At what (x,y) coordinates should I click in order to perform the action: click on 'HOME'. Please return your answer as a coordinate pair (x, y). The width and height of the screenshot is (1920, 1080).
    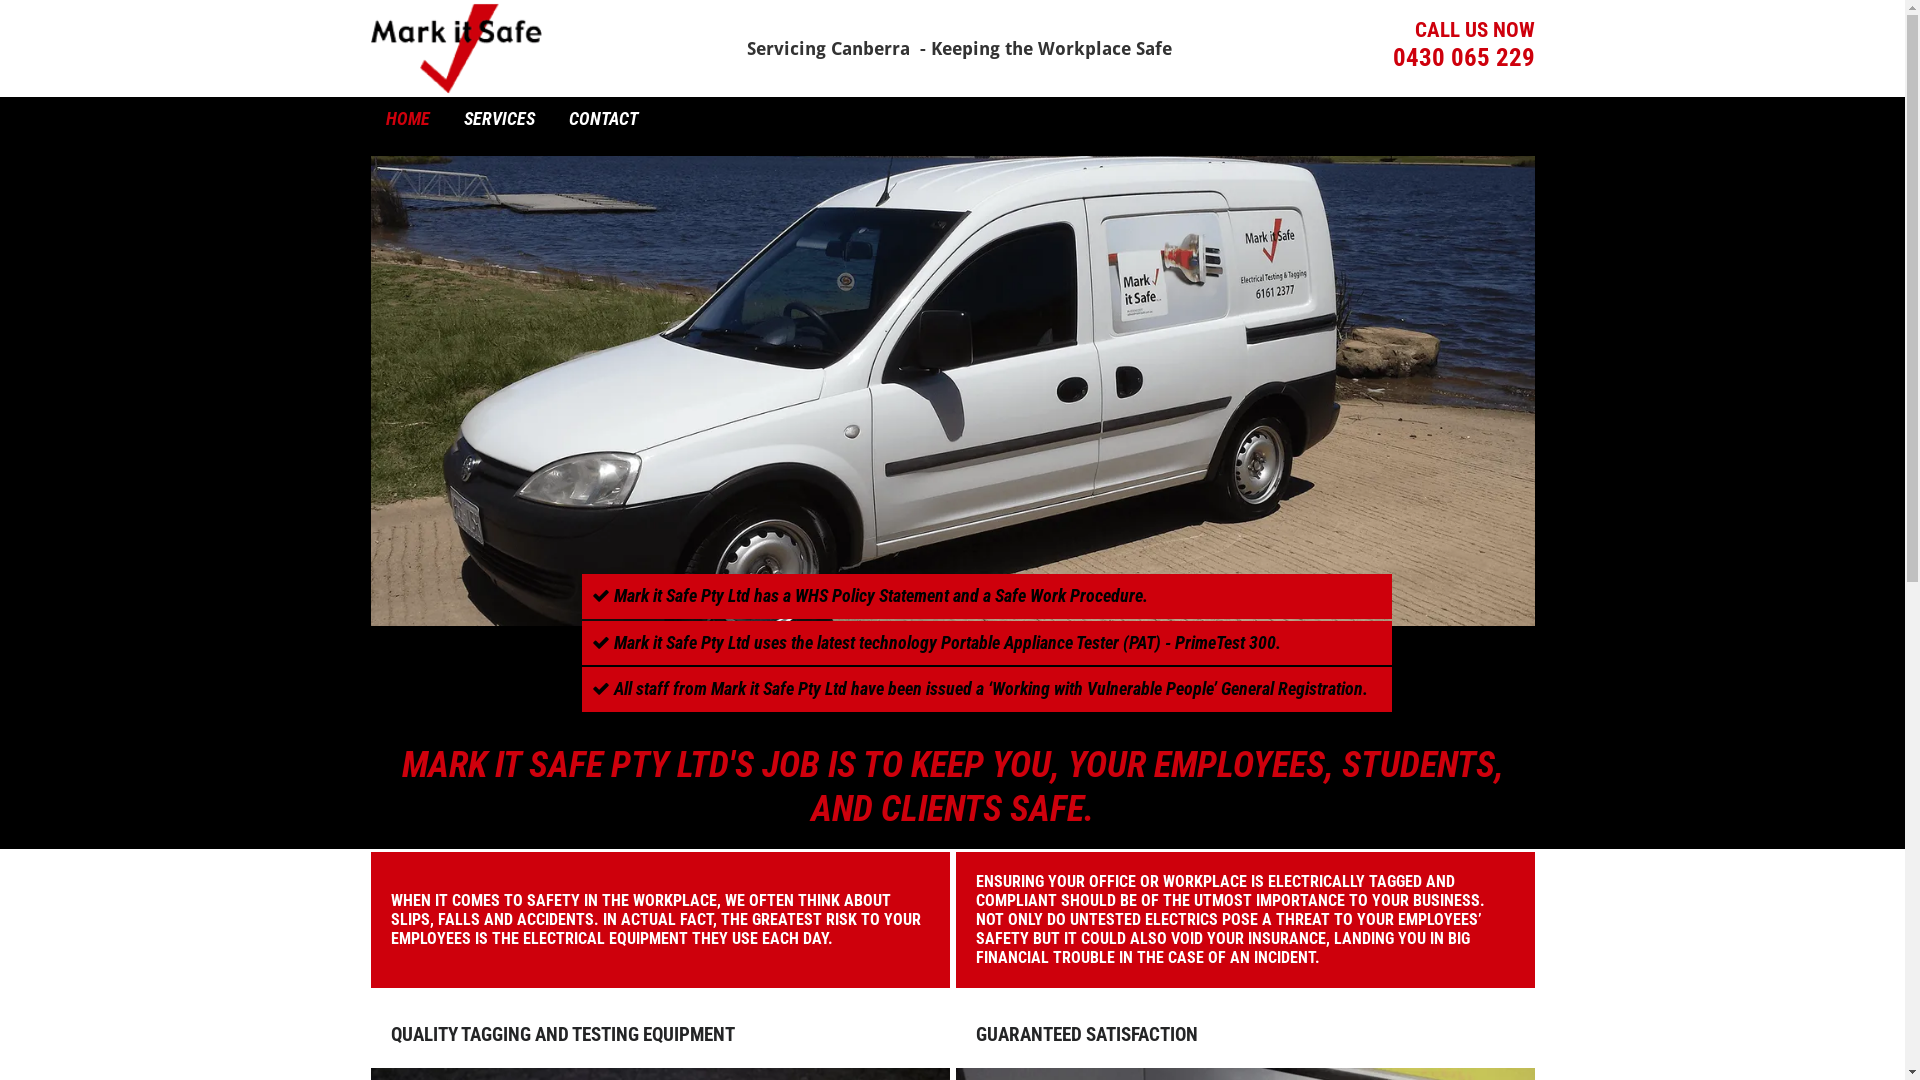
    Looking at the image, I should click on (407, 119).